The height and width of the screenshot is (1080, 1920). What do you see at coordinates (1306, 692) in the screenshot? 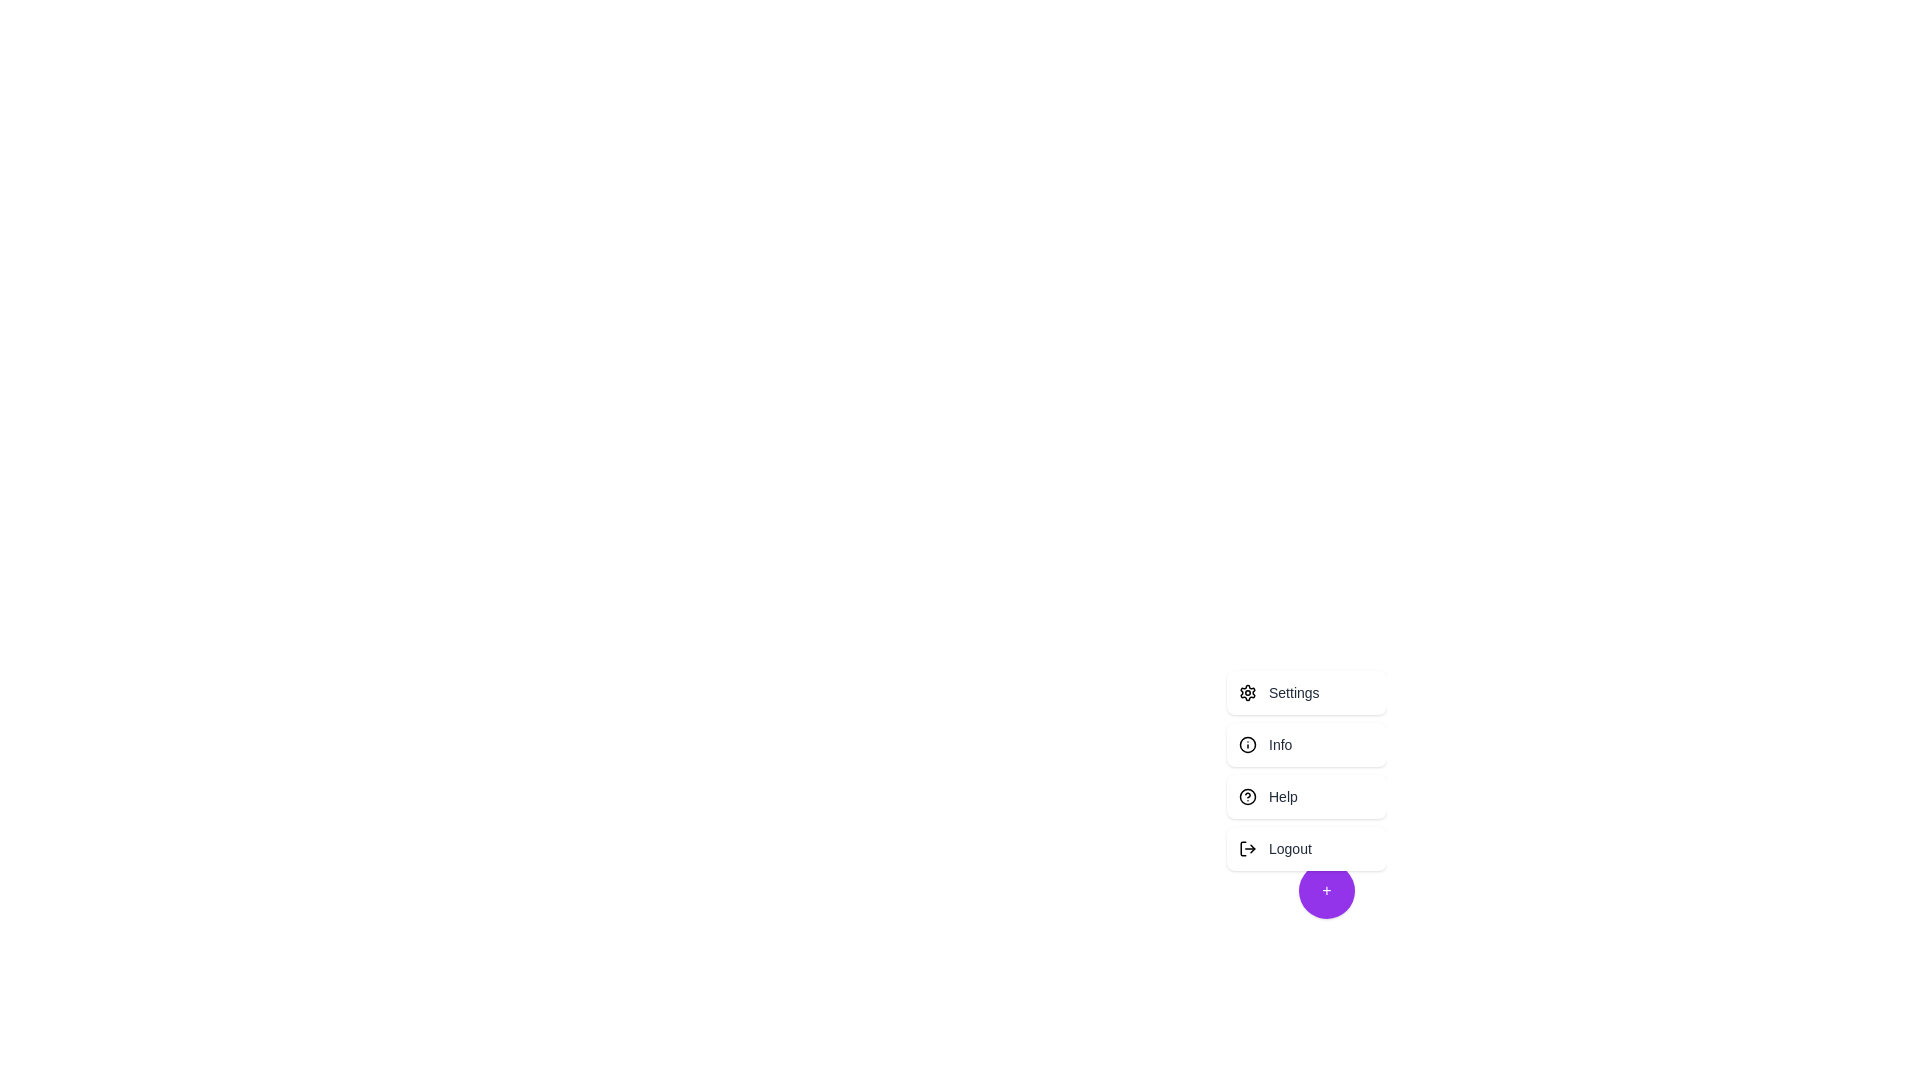
I see `the menu option Settings by clicking on it` at bounding box center [1306, 692].